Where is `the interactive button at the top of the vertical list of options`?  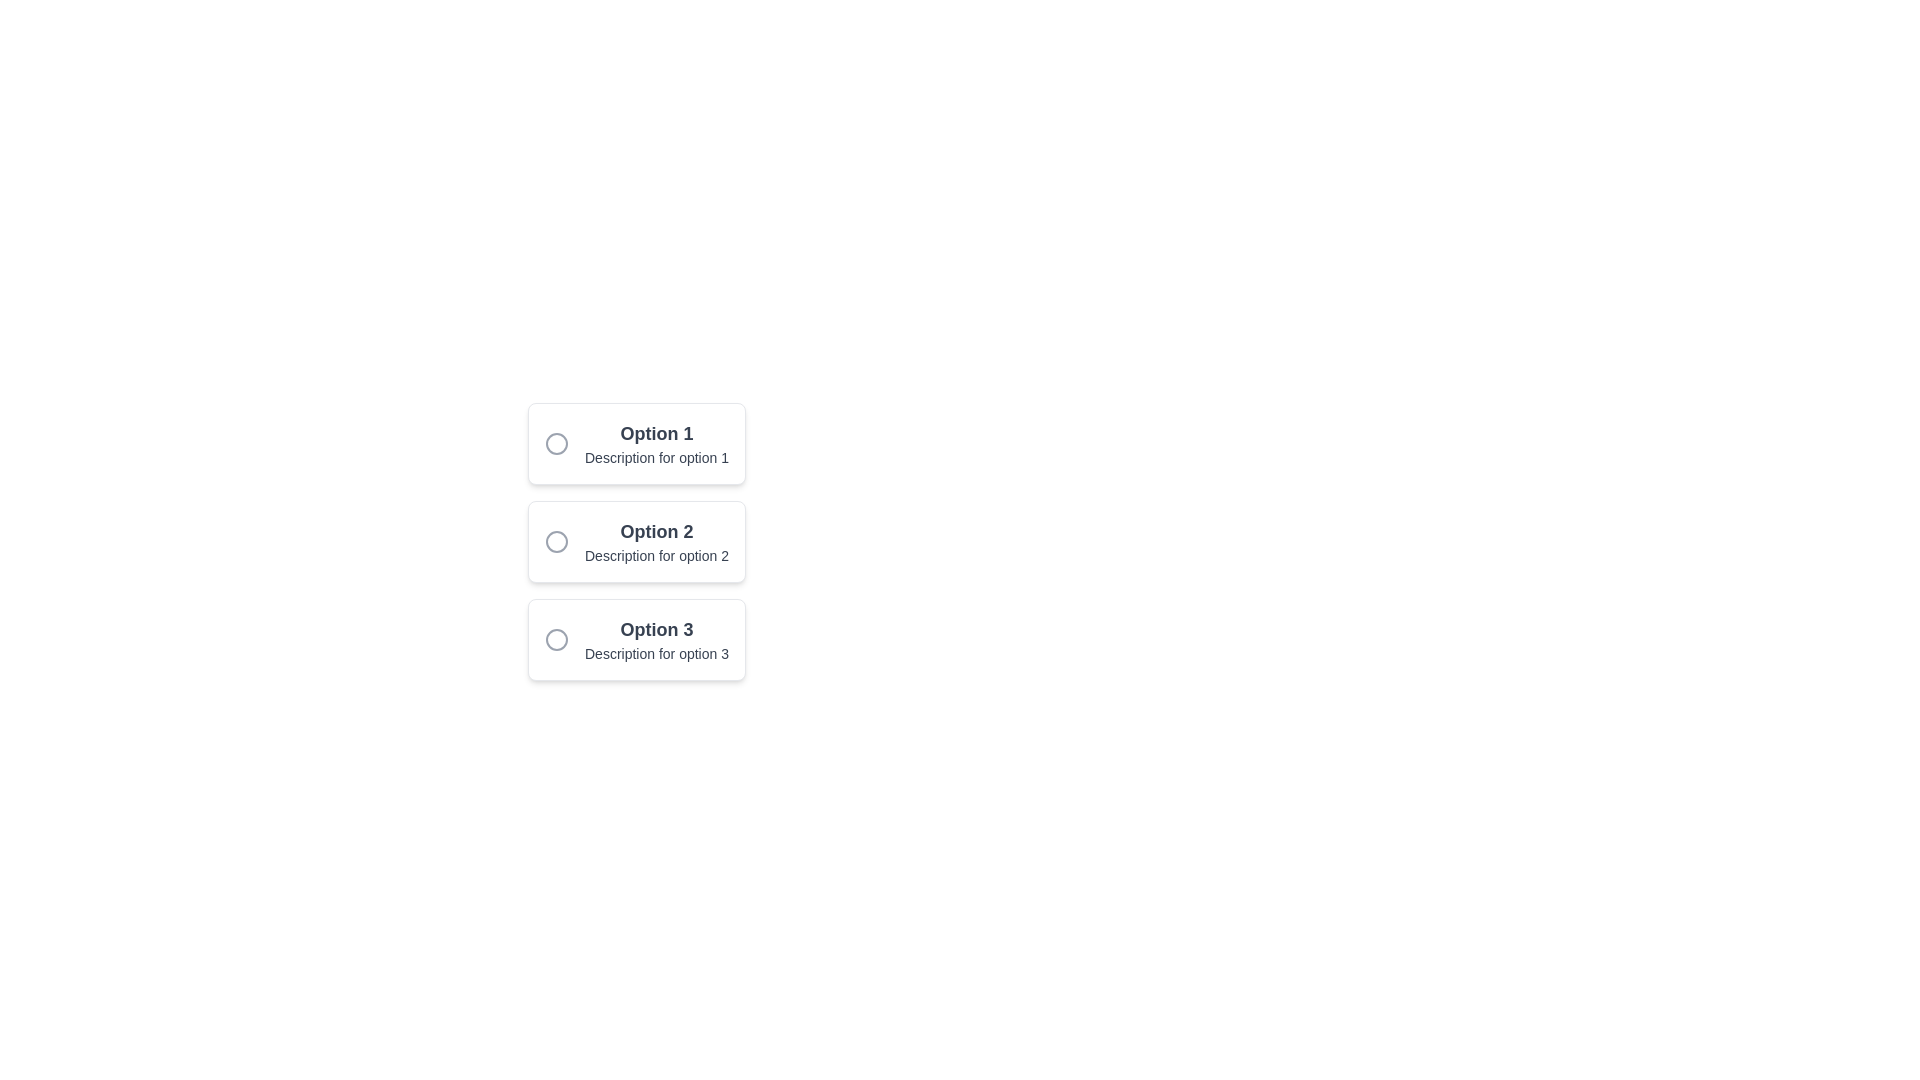 the interactive button at the top of the vertical list of options is located at coordinates (636, 442).